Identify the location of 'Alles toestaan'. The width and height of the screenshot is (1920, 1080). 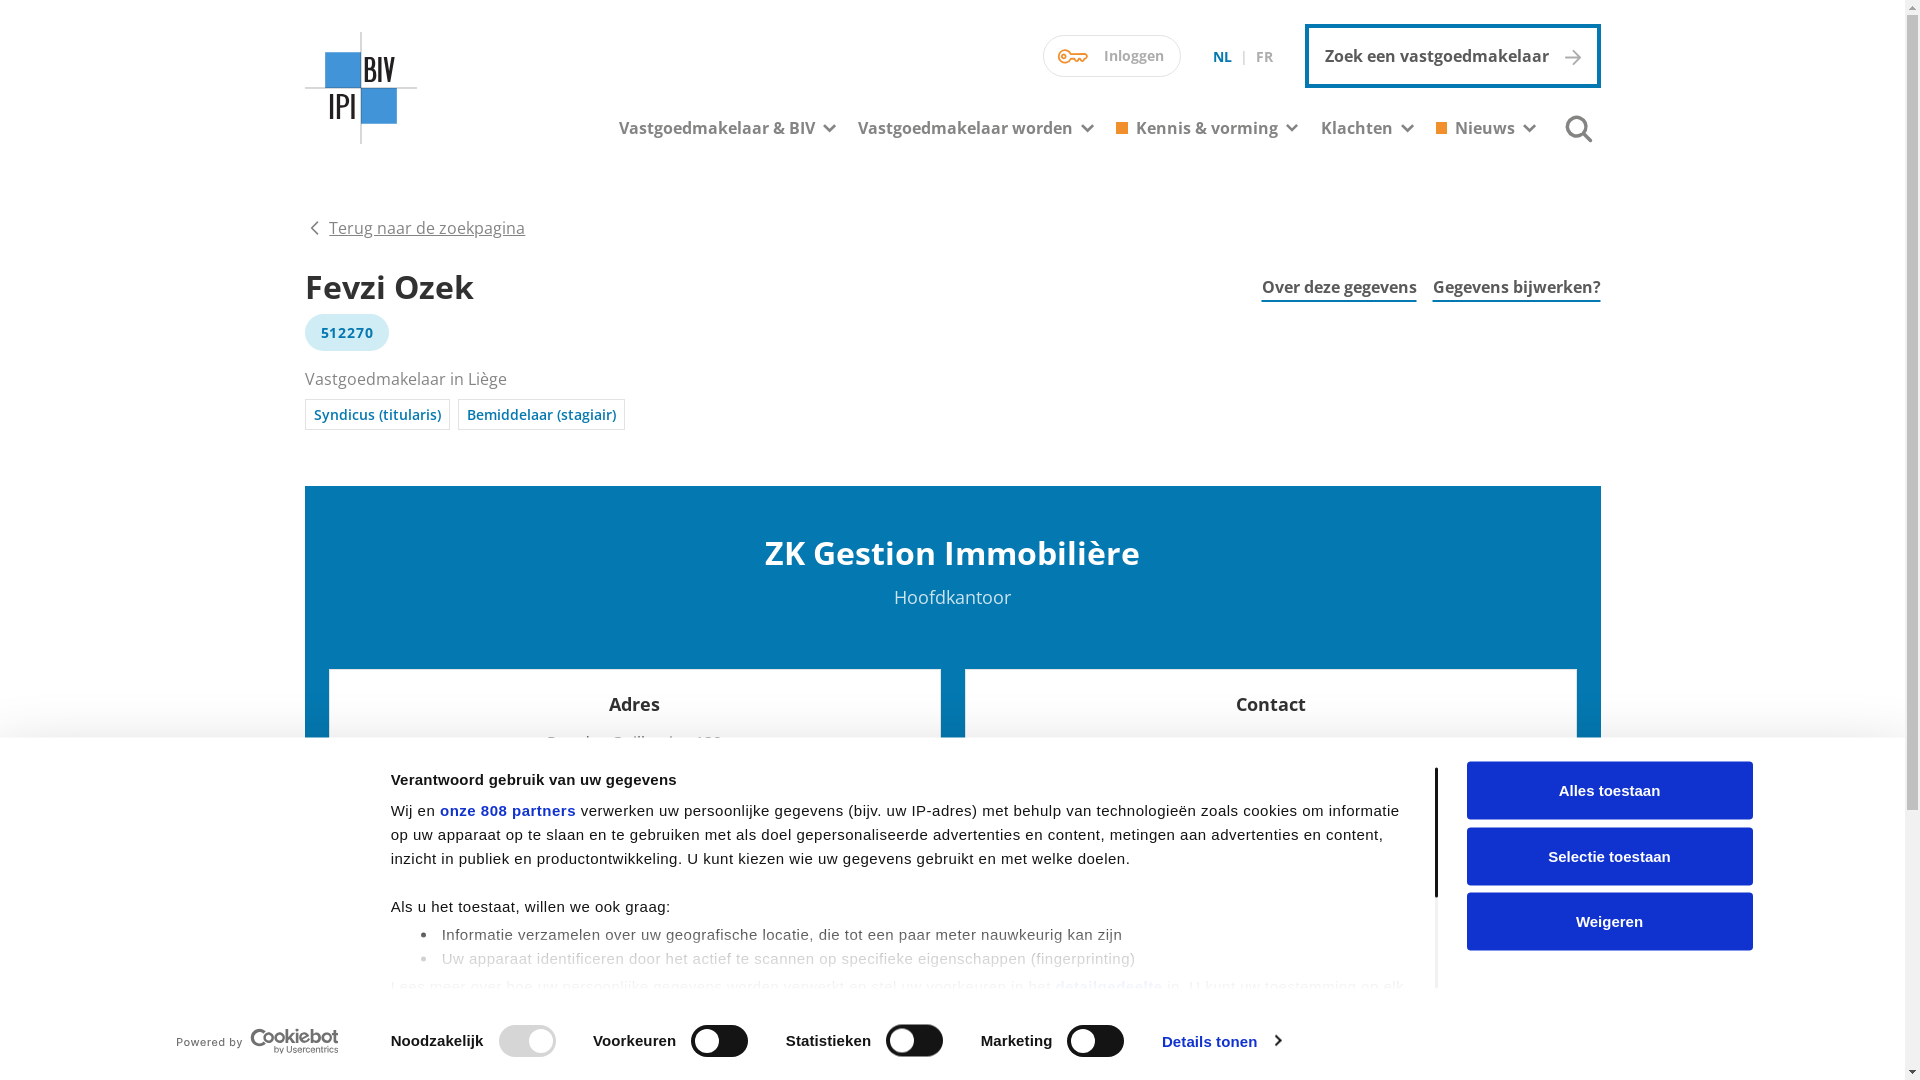
(1608, 789).